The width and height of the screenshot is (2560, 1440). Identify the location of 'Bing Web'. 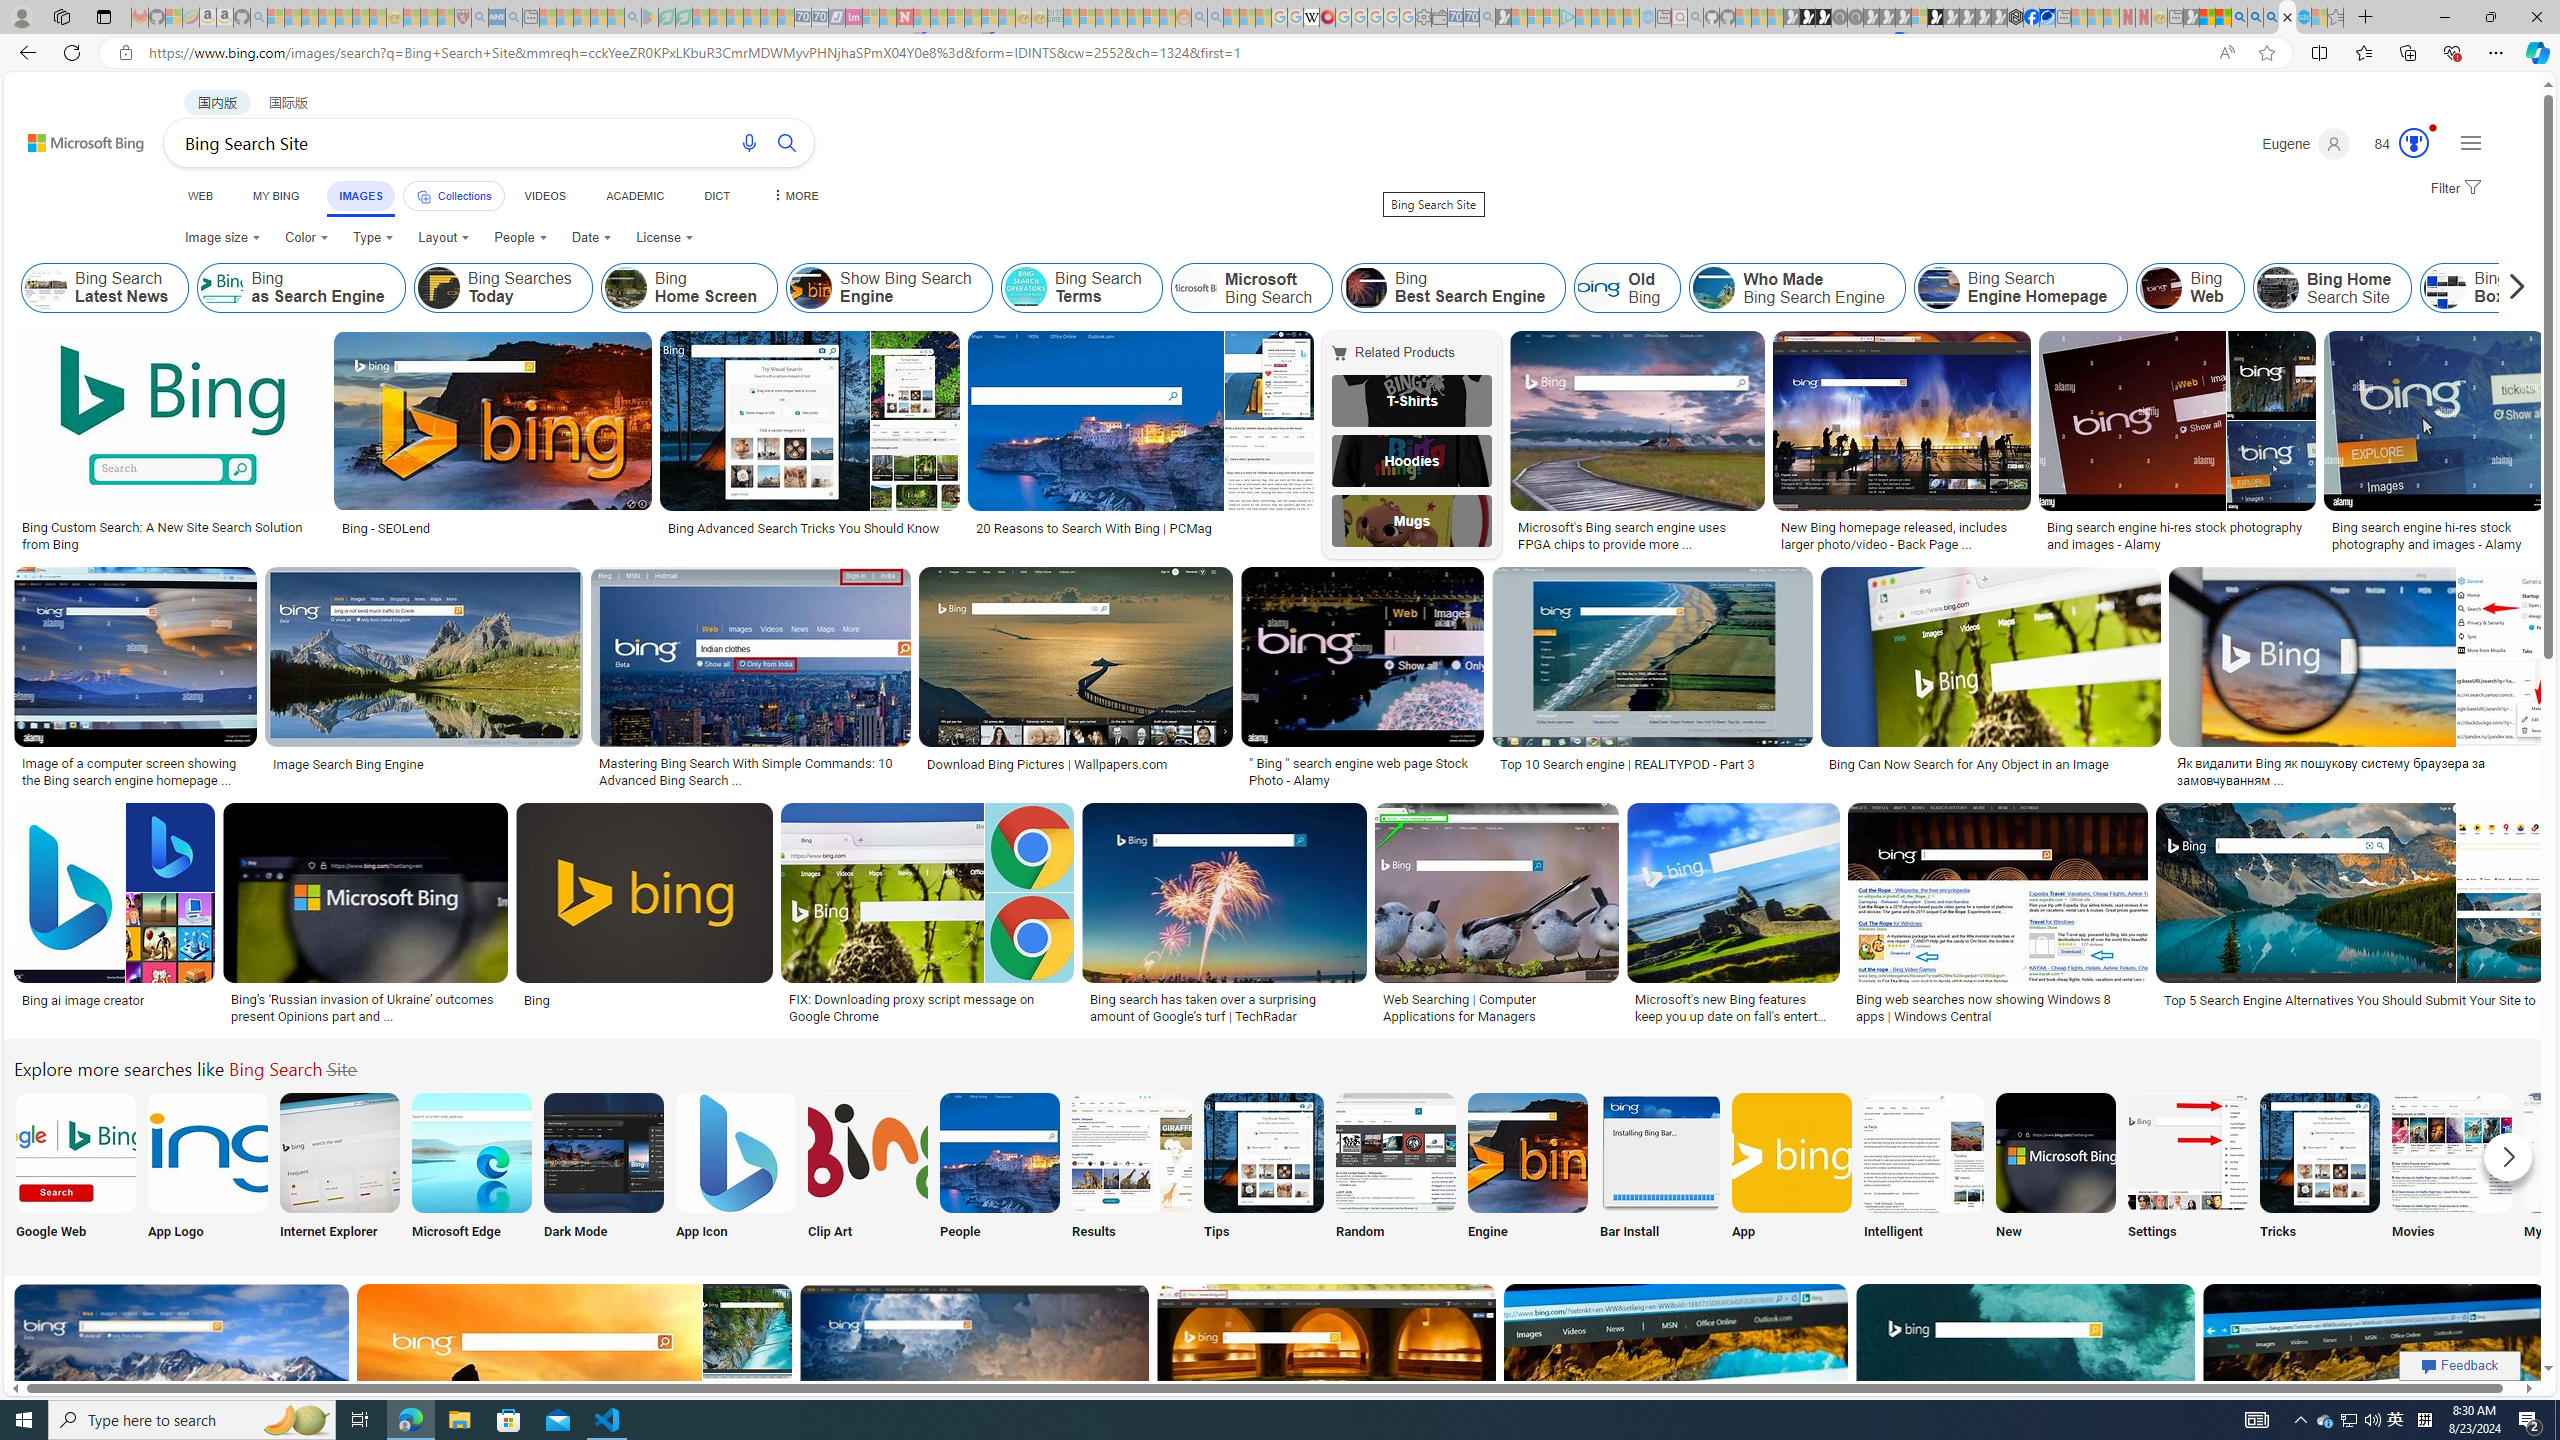
(2160, 287).